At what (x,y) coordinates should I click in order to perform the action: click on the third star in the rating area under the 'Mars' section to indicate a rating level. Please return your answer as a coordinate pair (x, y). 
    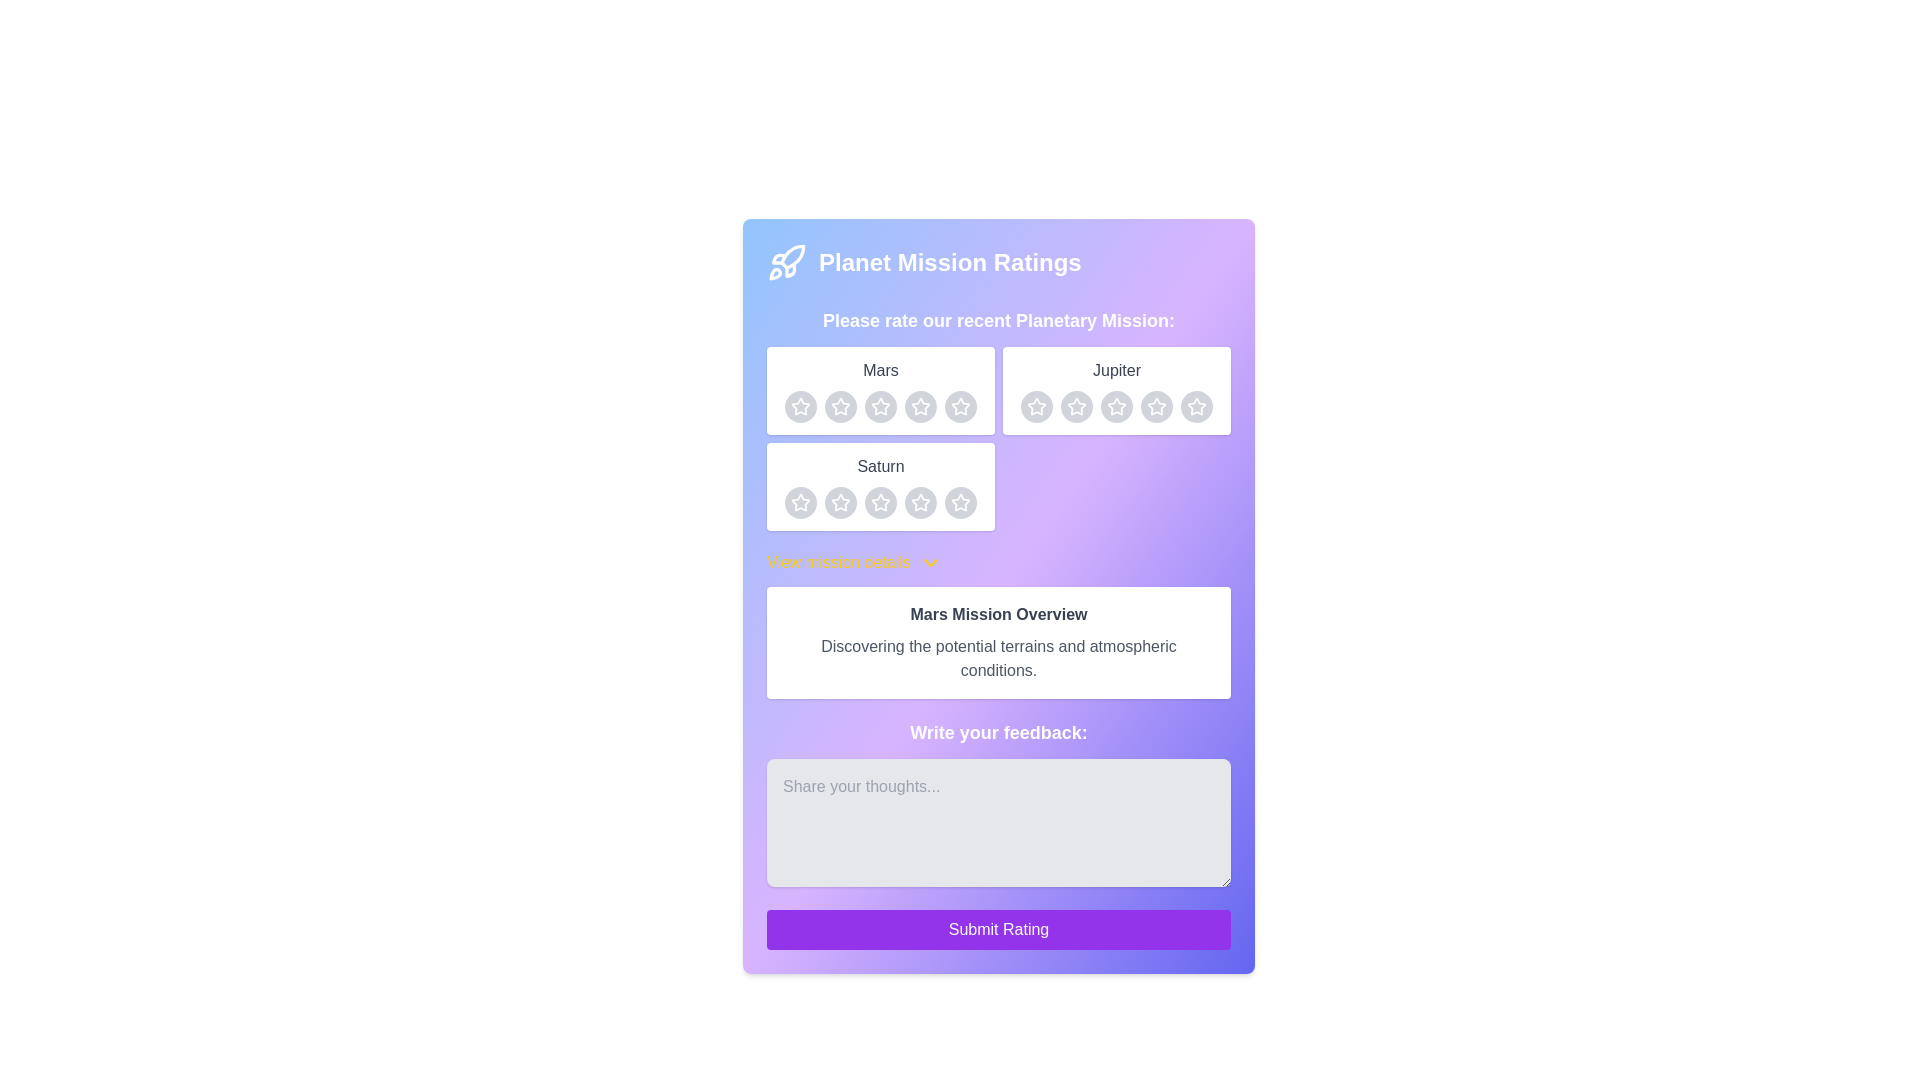
    Looking at the image, I should click on (960, 405).